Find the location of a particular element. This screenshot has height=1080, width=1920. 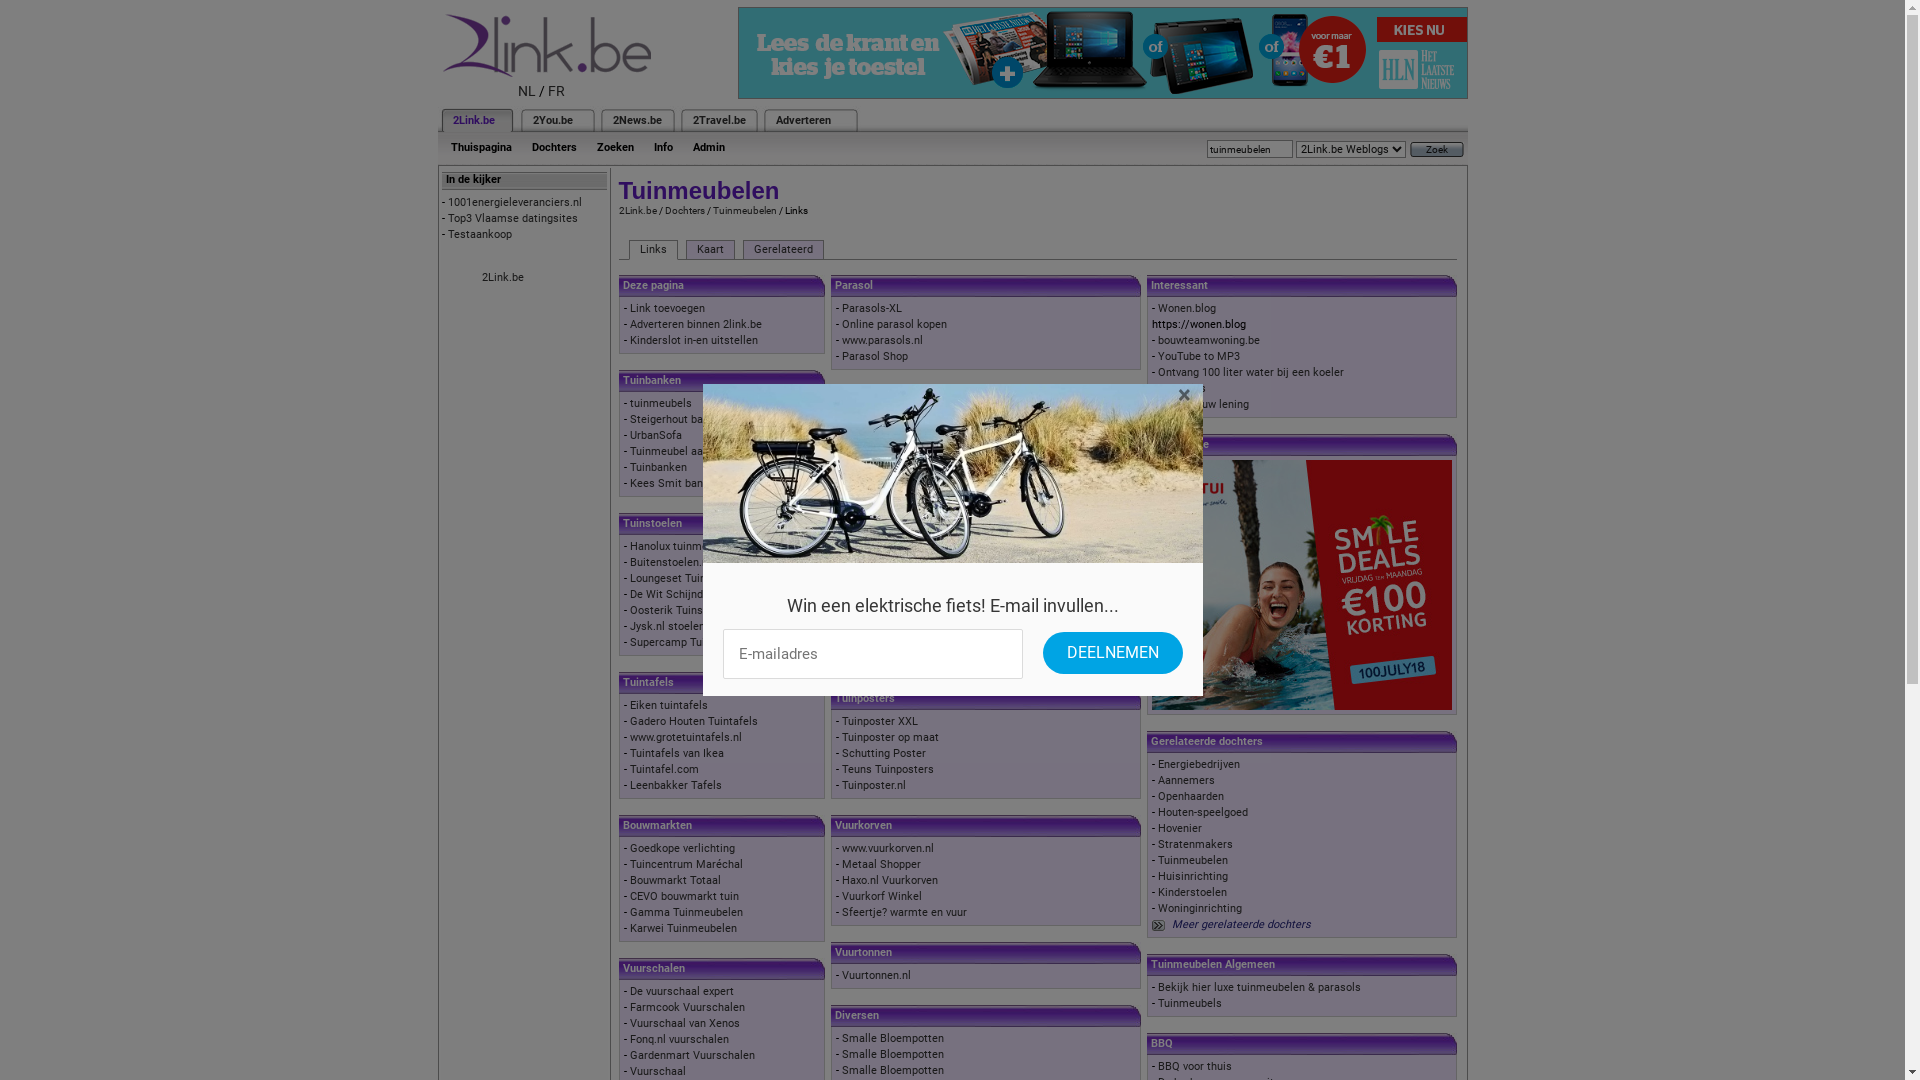

'2News.be' is located at coordinates (635, 120).